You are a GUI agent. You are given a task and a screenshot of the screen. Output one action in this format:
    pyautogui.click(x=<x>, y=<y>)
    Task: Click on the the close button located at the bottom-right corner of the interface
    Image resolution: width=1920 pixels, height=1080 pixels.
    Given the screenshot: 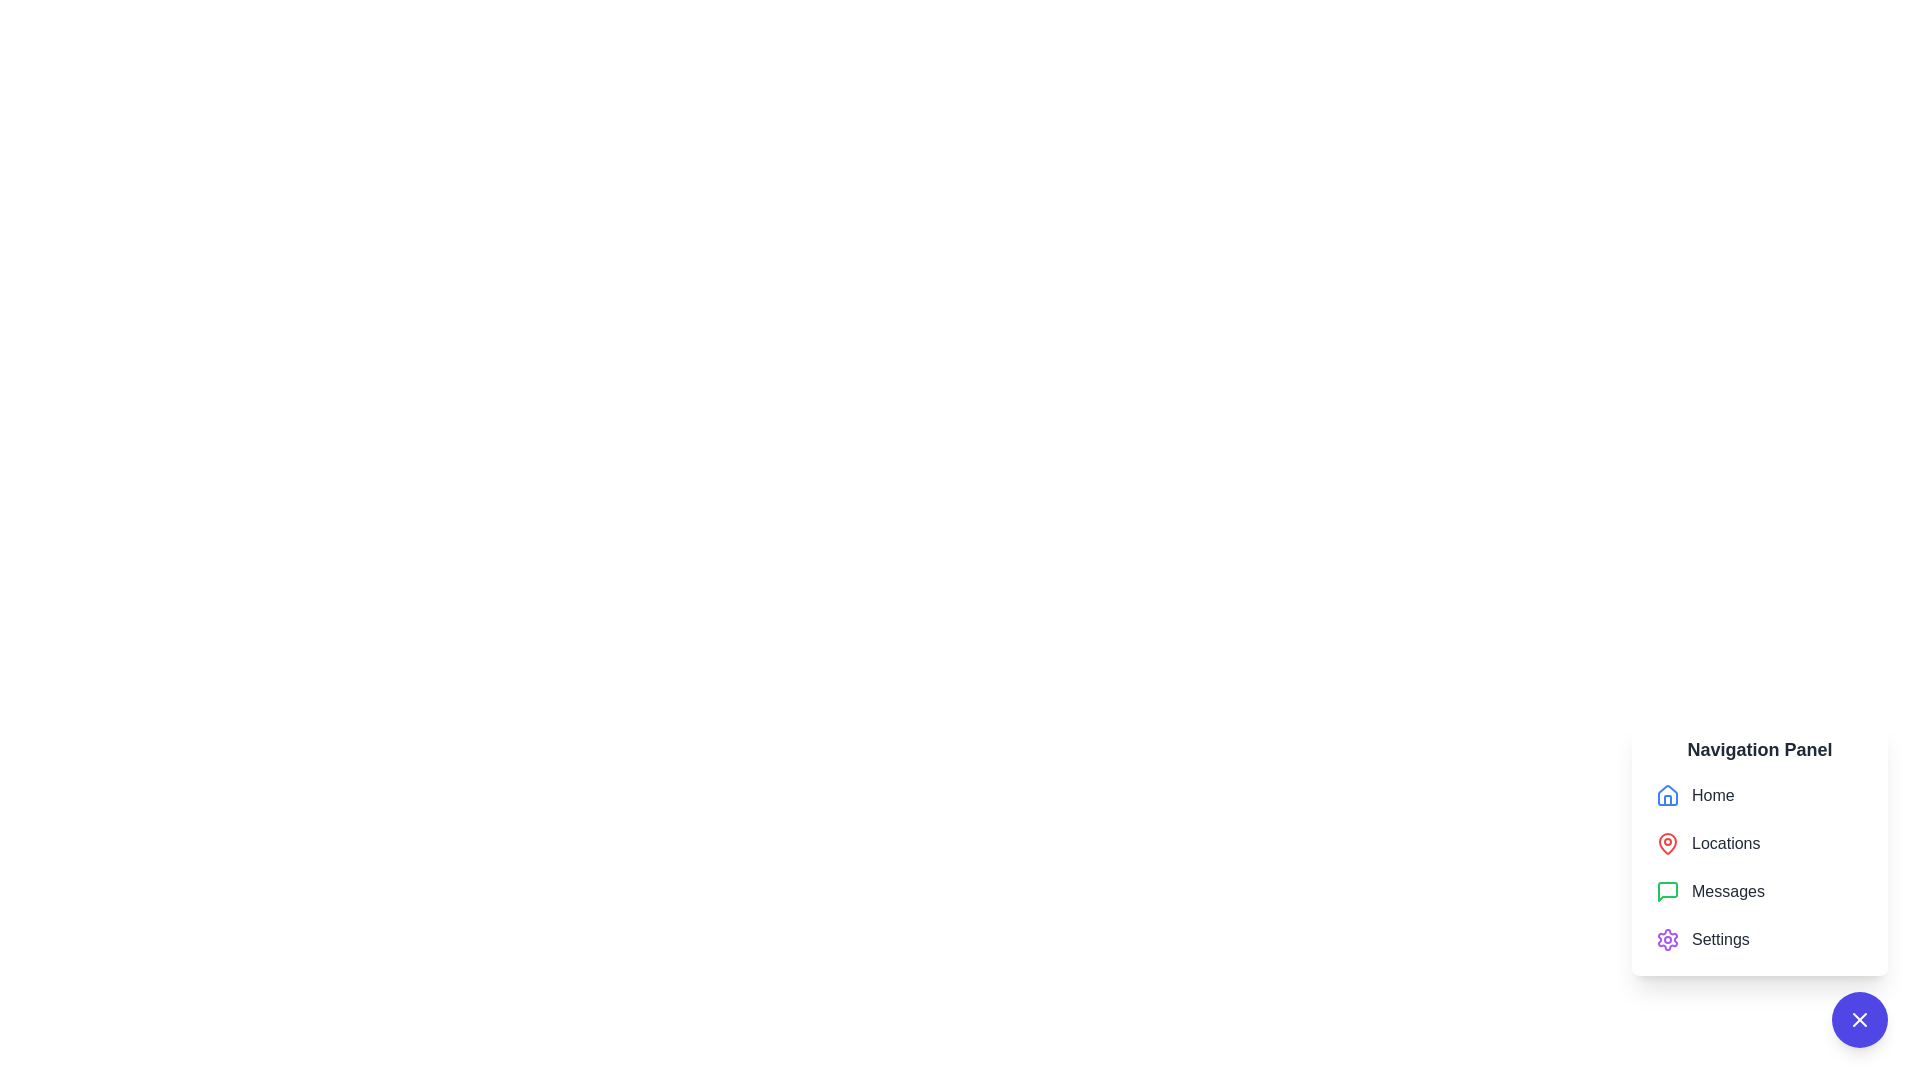 What is the action you would take?
    pyautogui.click(x=1859, y=1019)
    